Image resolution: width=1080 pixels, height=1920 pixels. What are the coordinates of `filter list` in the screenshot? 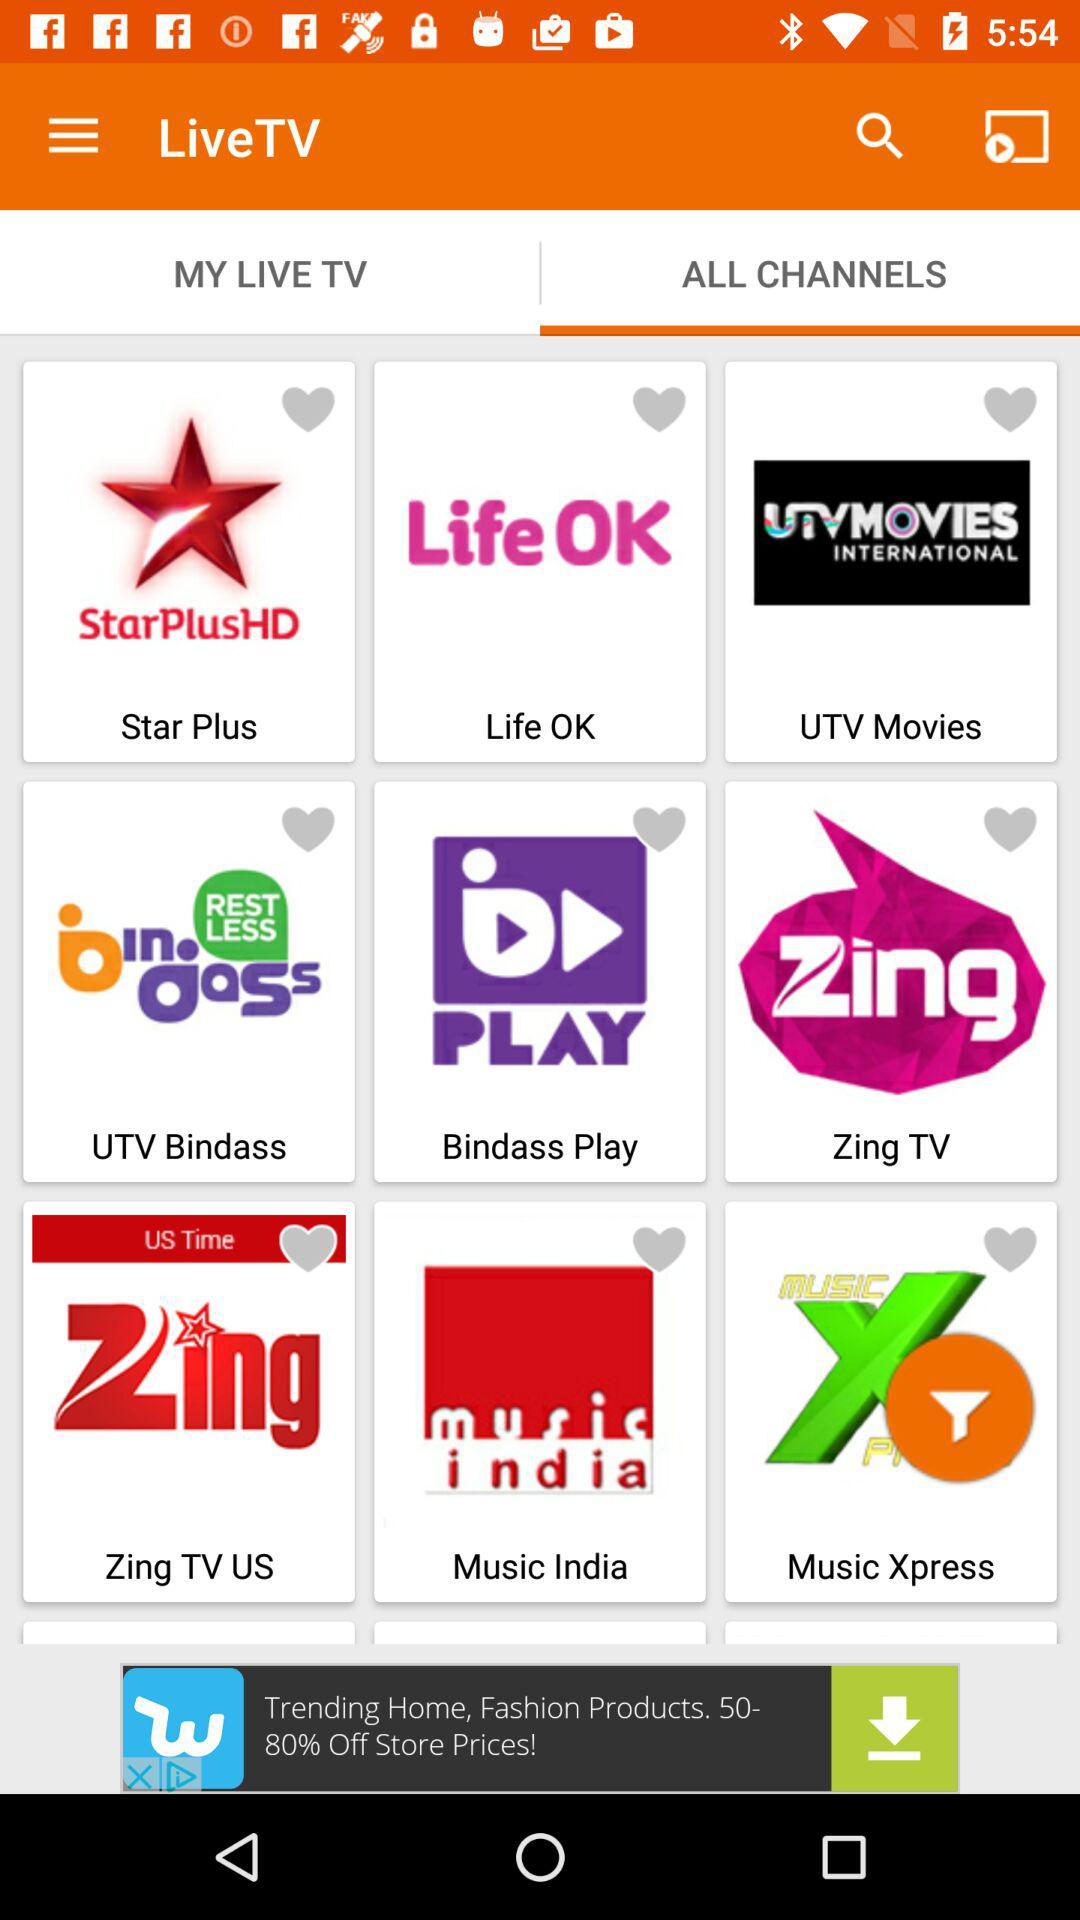 It's located at (958, 1406).